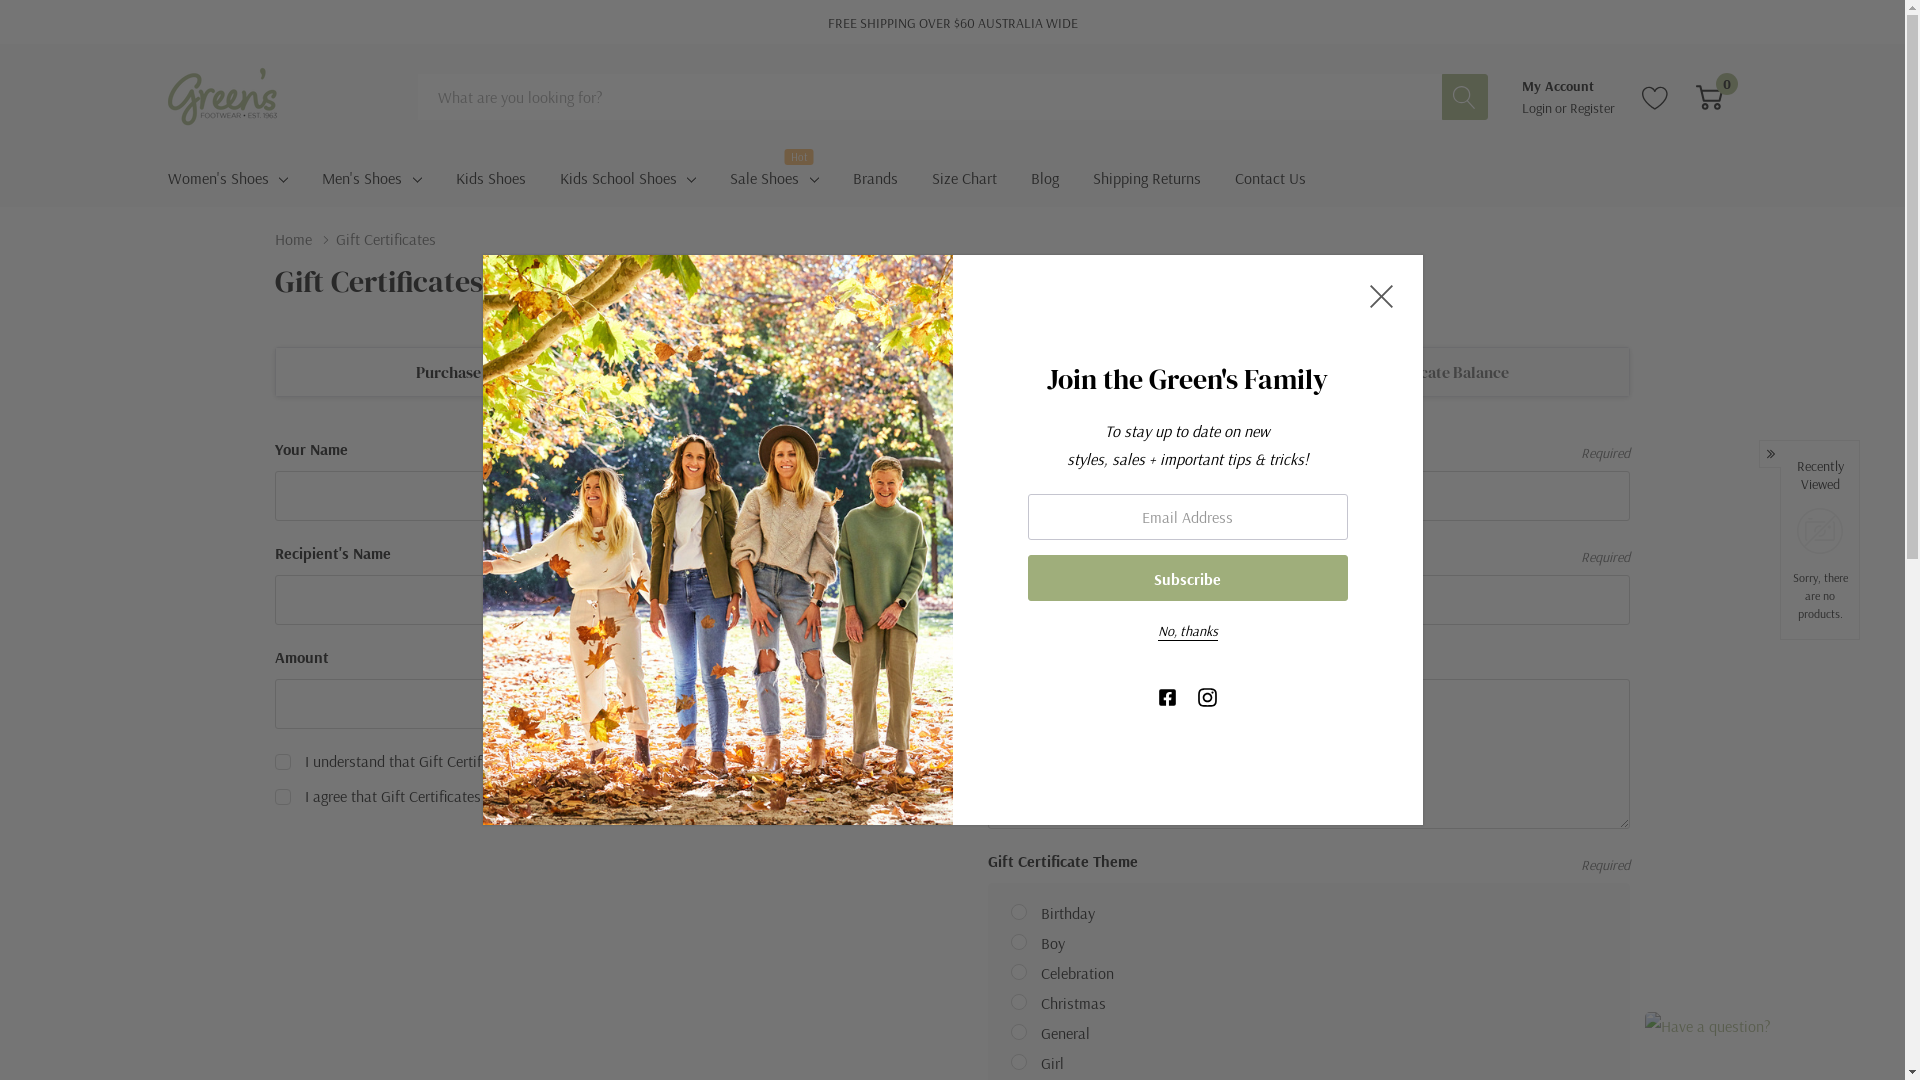 This screenshot has width=1920, height=1080. What do you see at coordinates (490, 176) in the screenshot?
I see `'Kids Shoes'` at bounding box center [490, 176].